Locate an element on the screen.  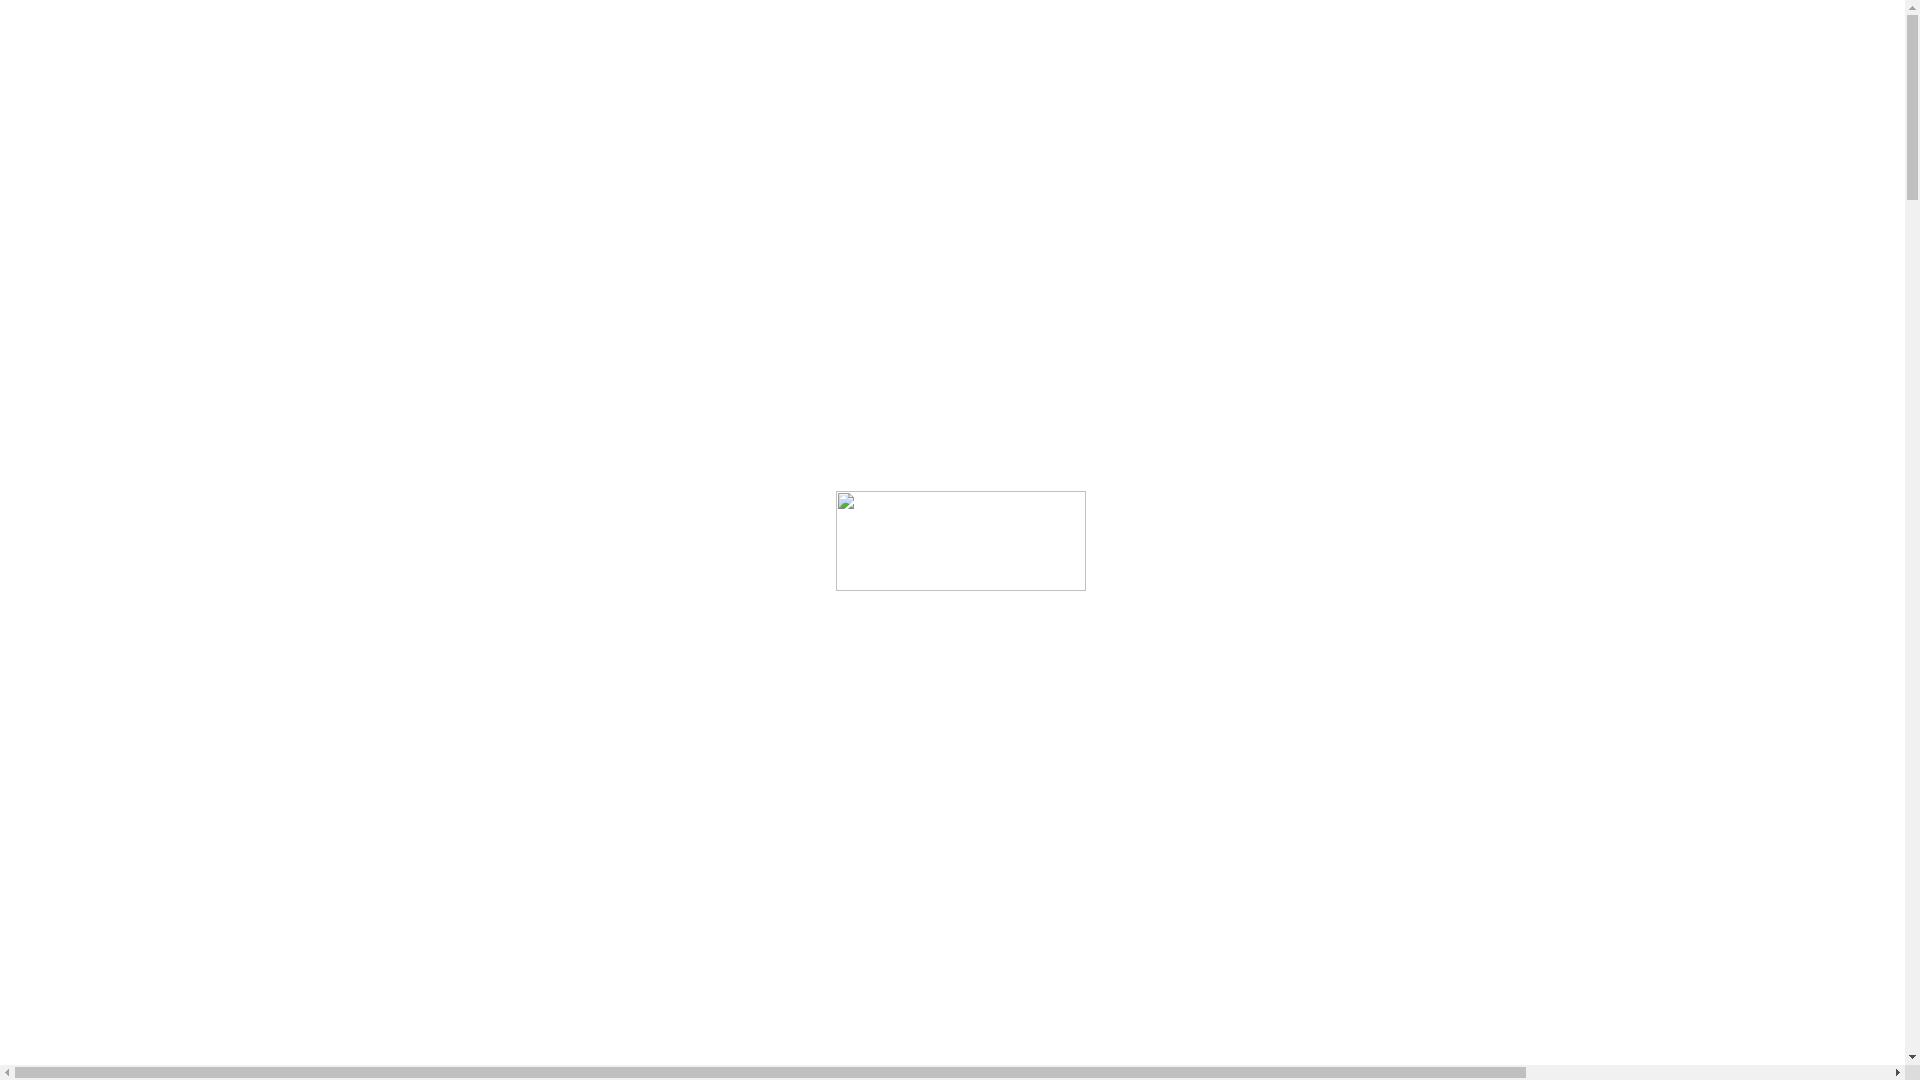
'CONTACT' is located at coordinates (86, 139).